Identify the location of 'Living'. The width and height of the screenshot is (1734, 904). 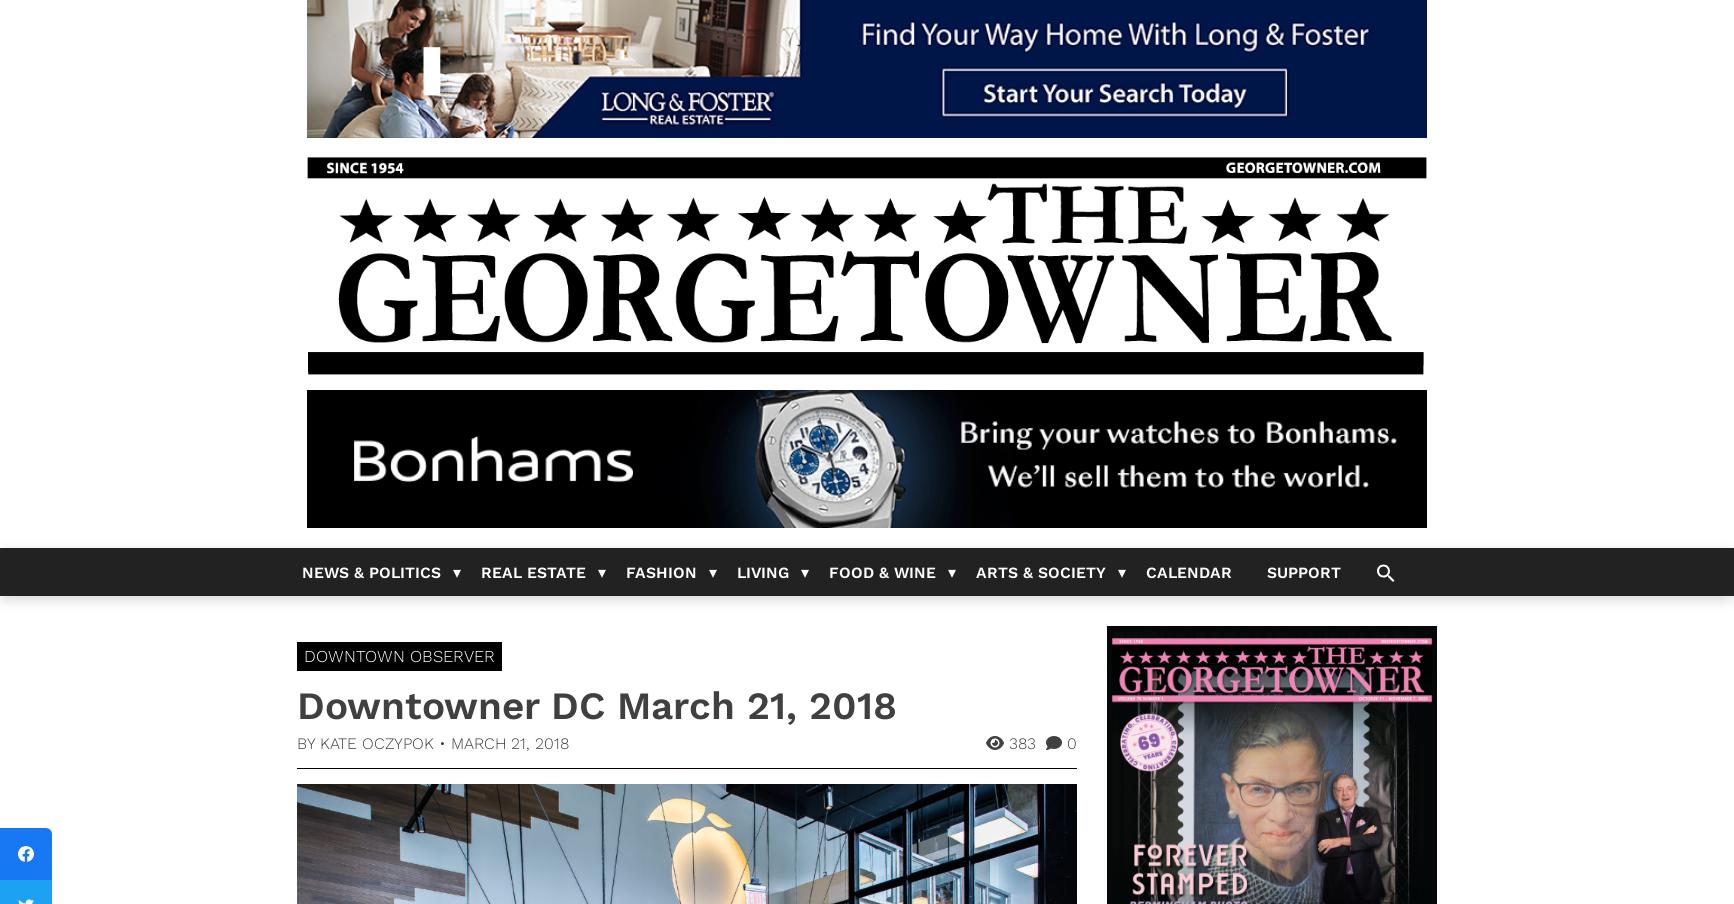
(761, 571).